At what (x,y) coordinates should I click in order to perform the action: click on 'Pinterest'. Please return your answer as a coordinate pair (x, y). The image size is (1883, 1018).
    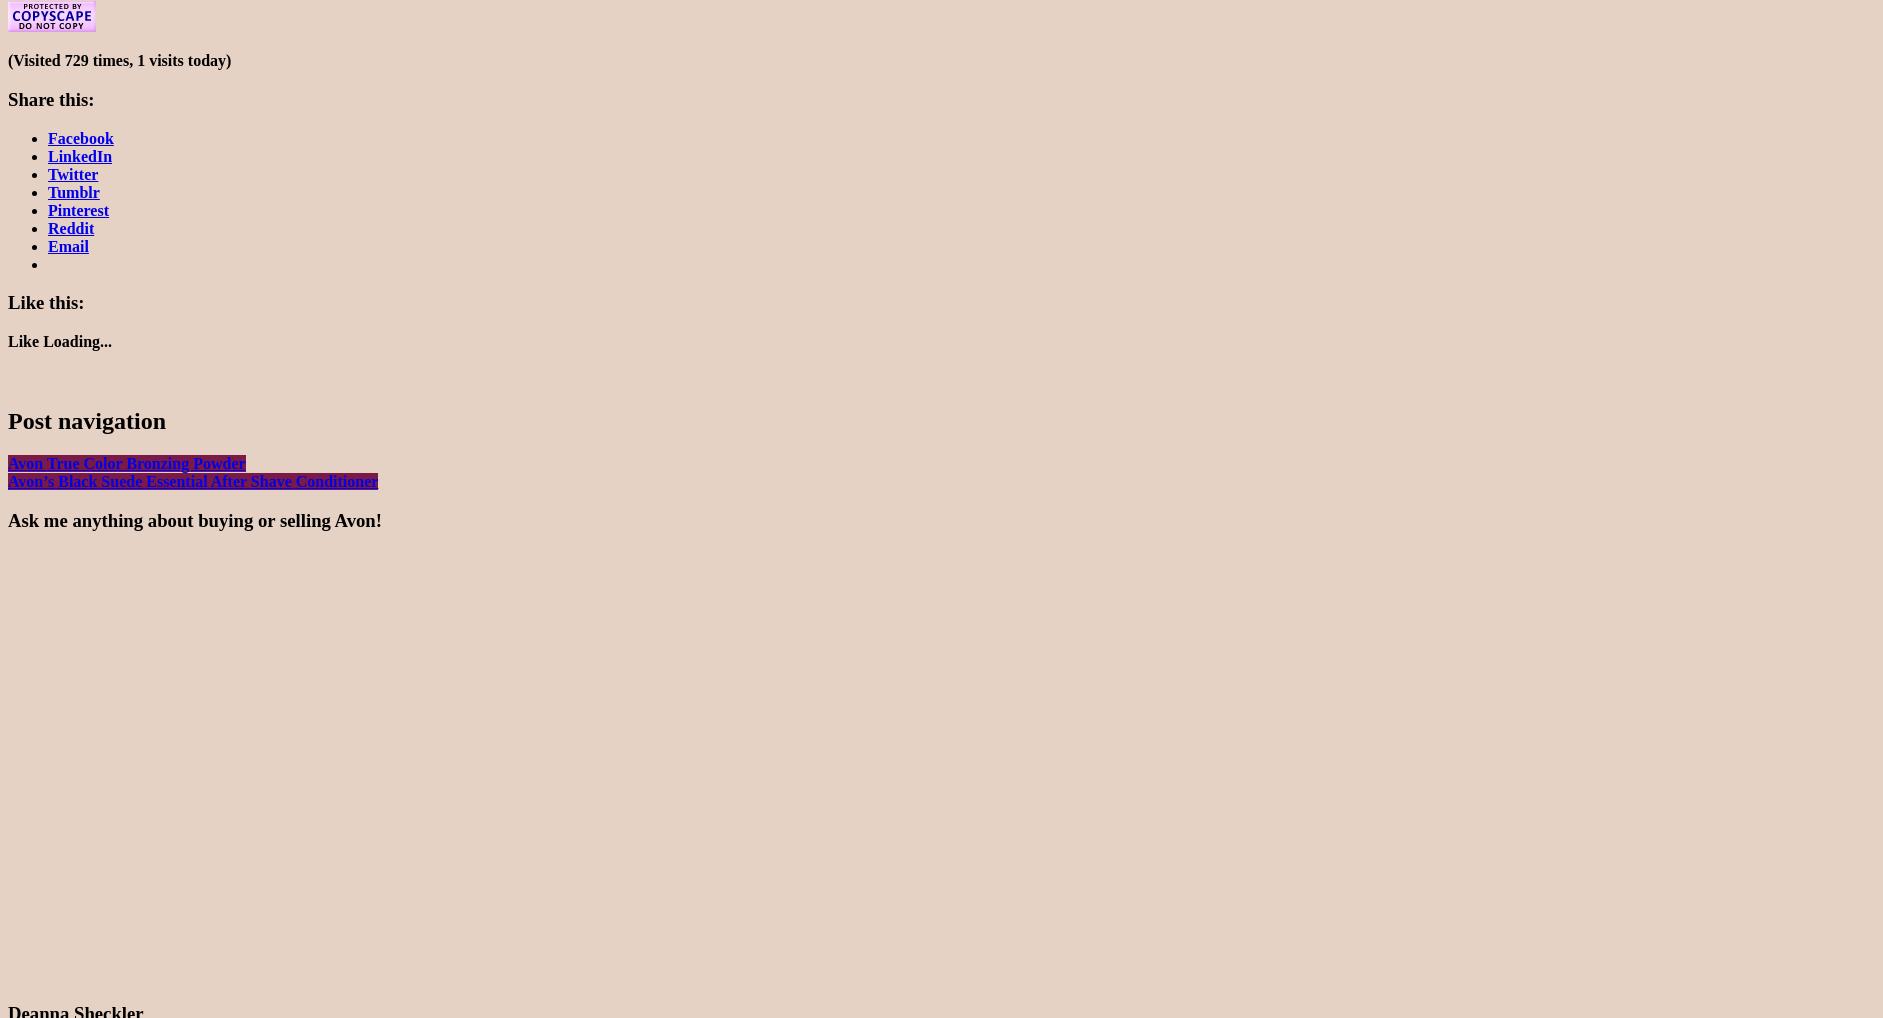
    Looking at the image, I should click on (77, 208).